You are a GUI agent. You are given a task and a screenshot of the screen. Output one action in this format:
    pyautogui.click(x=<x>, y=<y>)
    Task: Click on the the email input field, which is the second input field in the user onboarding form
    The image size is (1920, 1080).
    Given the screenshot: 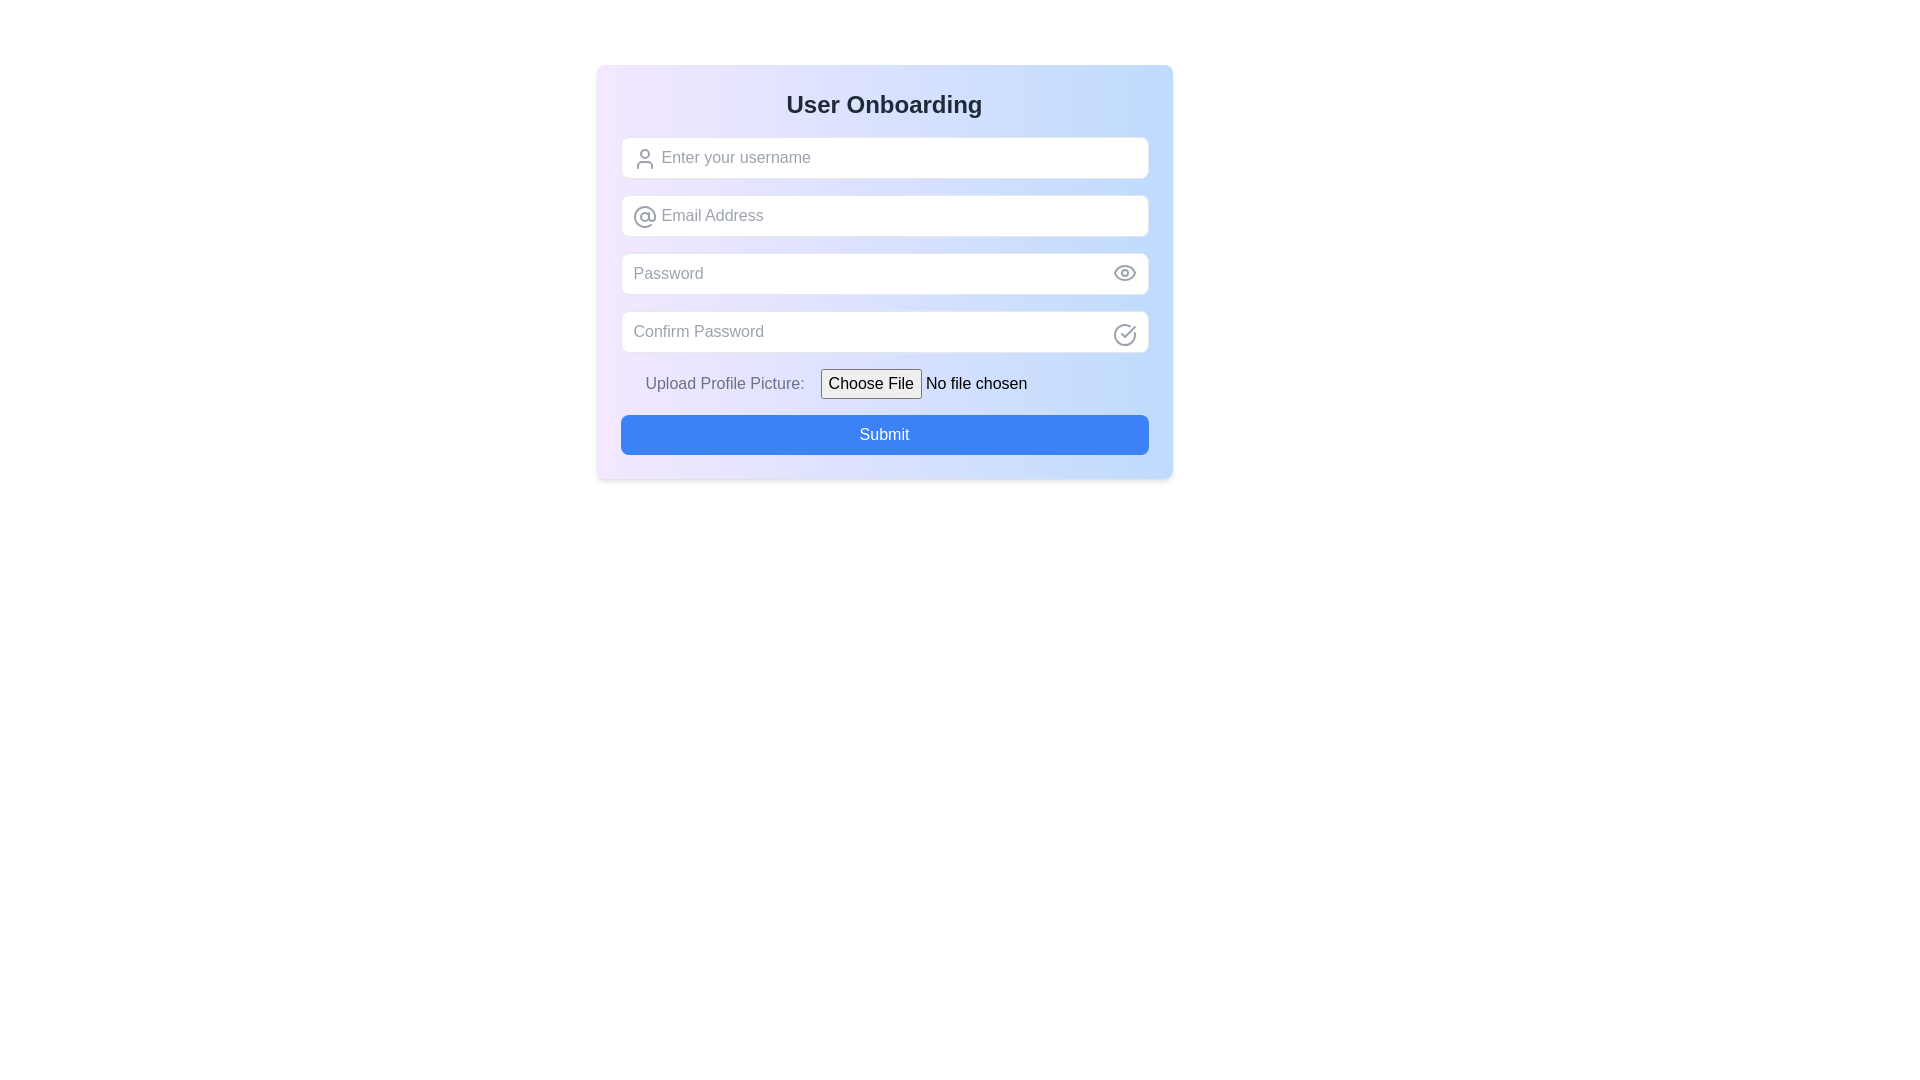 What is the action you would take?
    pyautogui.click(x=883, y=216)
    